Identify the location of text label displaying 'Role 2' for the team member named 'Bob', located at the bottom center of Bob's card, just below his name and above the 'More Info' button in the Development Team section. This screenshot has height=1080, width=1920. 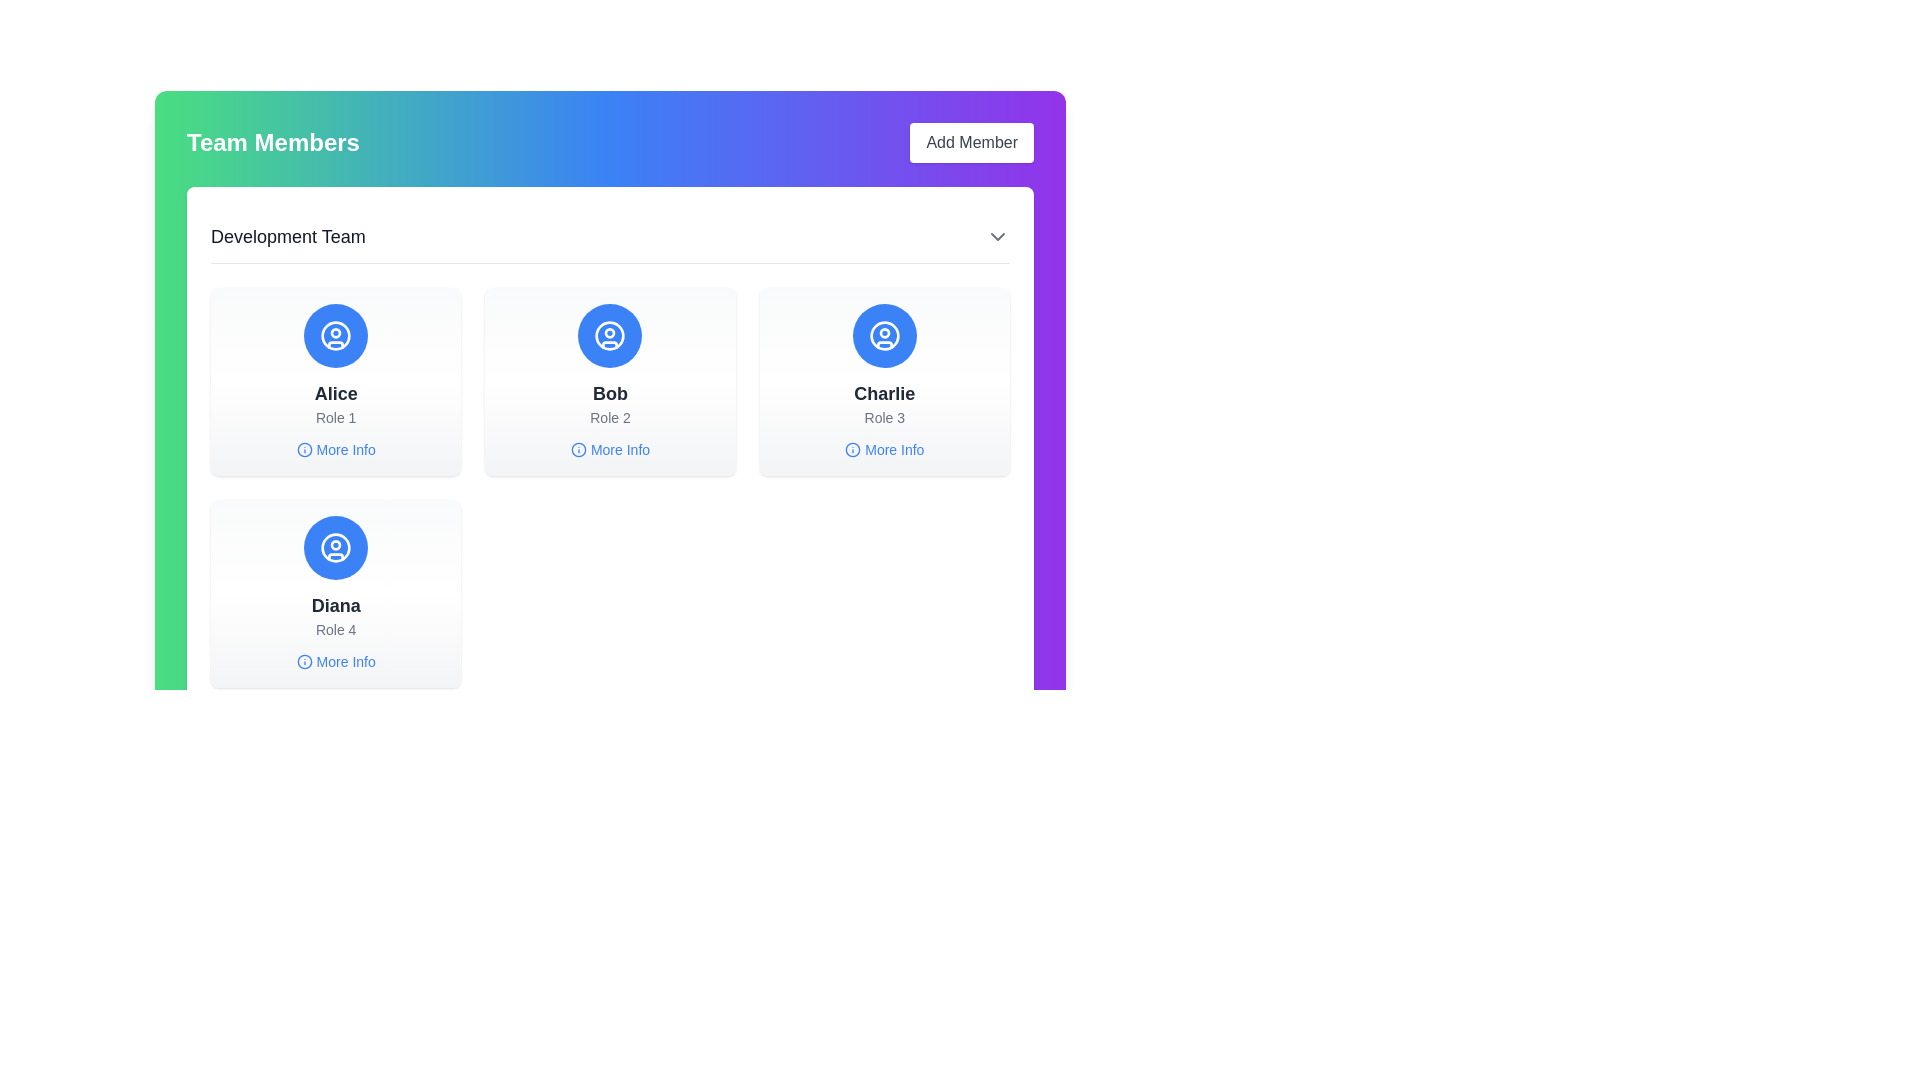
(609, 416).